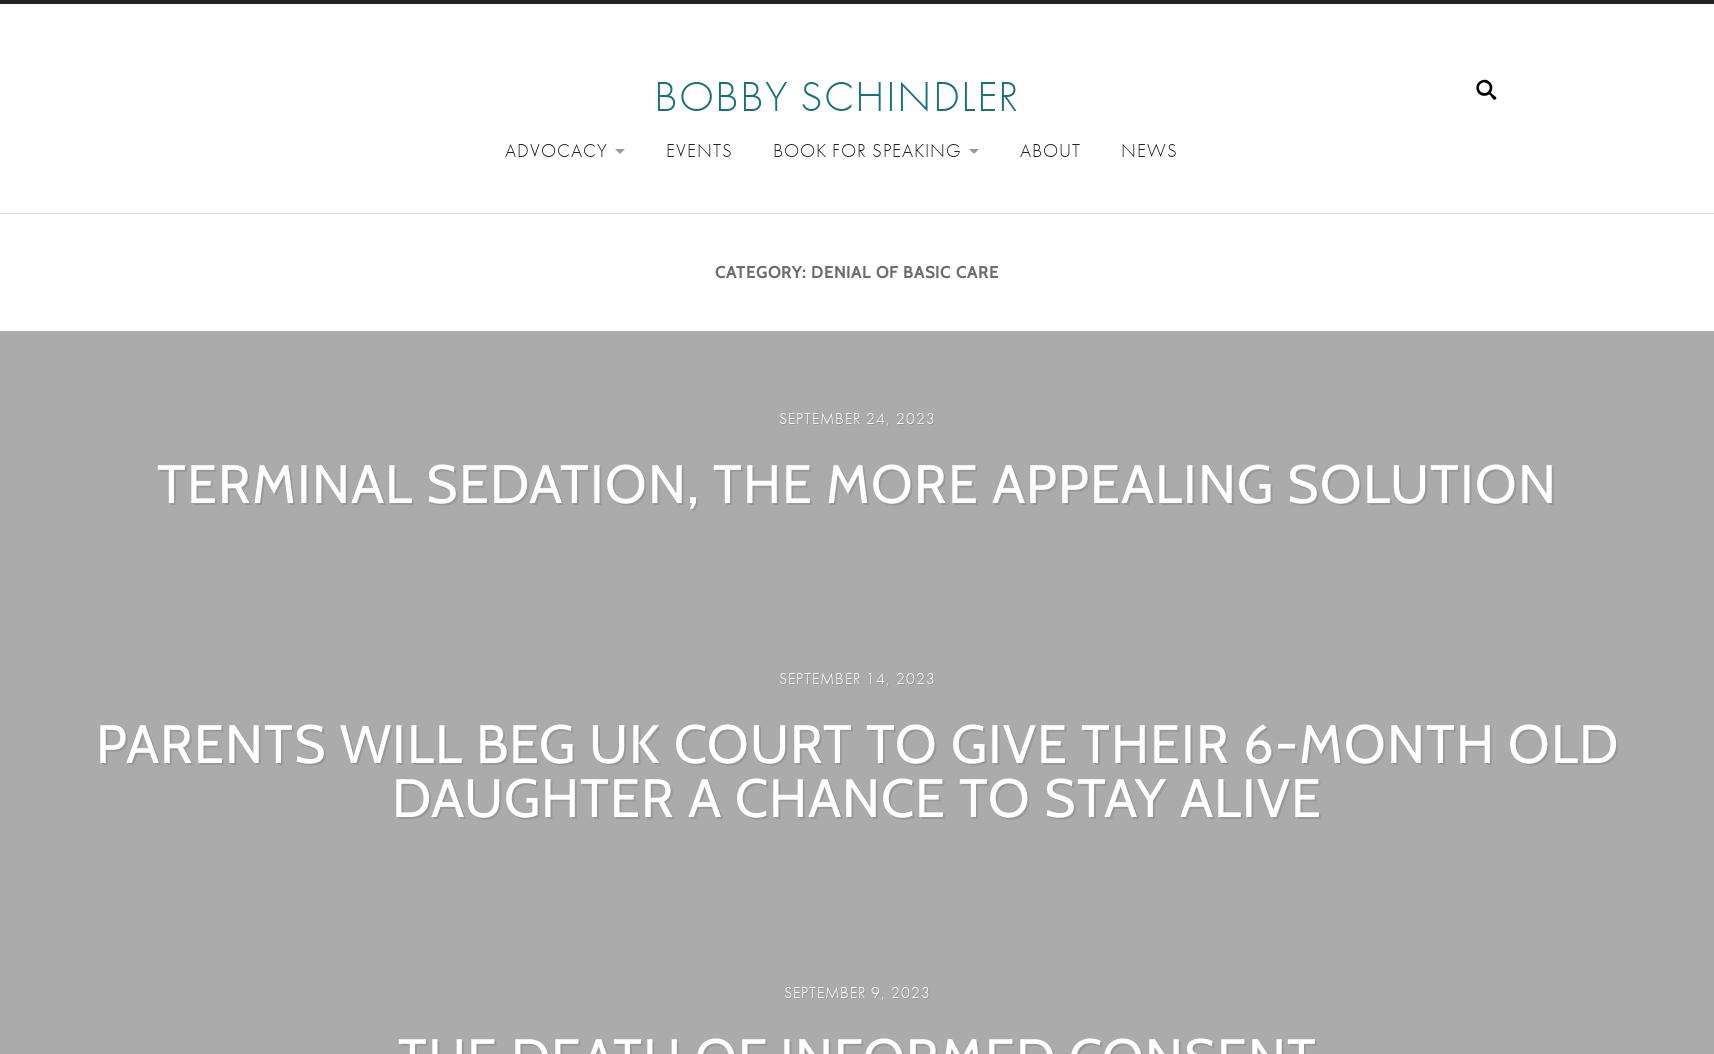 Image resolution: width=1714 pixels, height=1054 pixels. Describe the element at coordinates (857, 271) in the screenshot. I see `'Category: Denial of Basic Care'` at that location.